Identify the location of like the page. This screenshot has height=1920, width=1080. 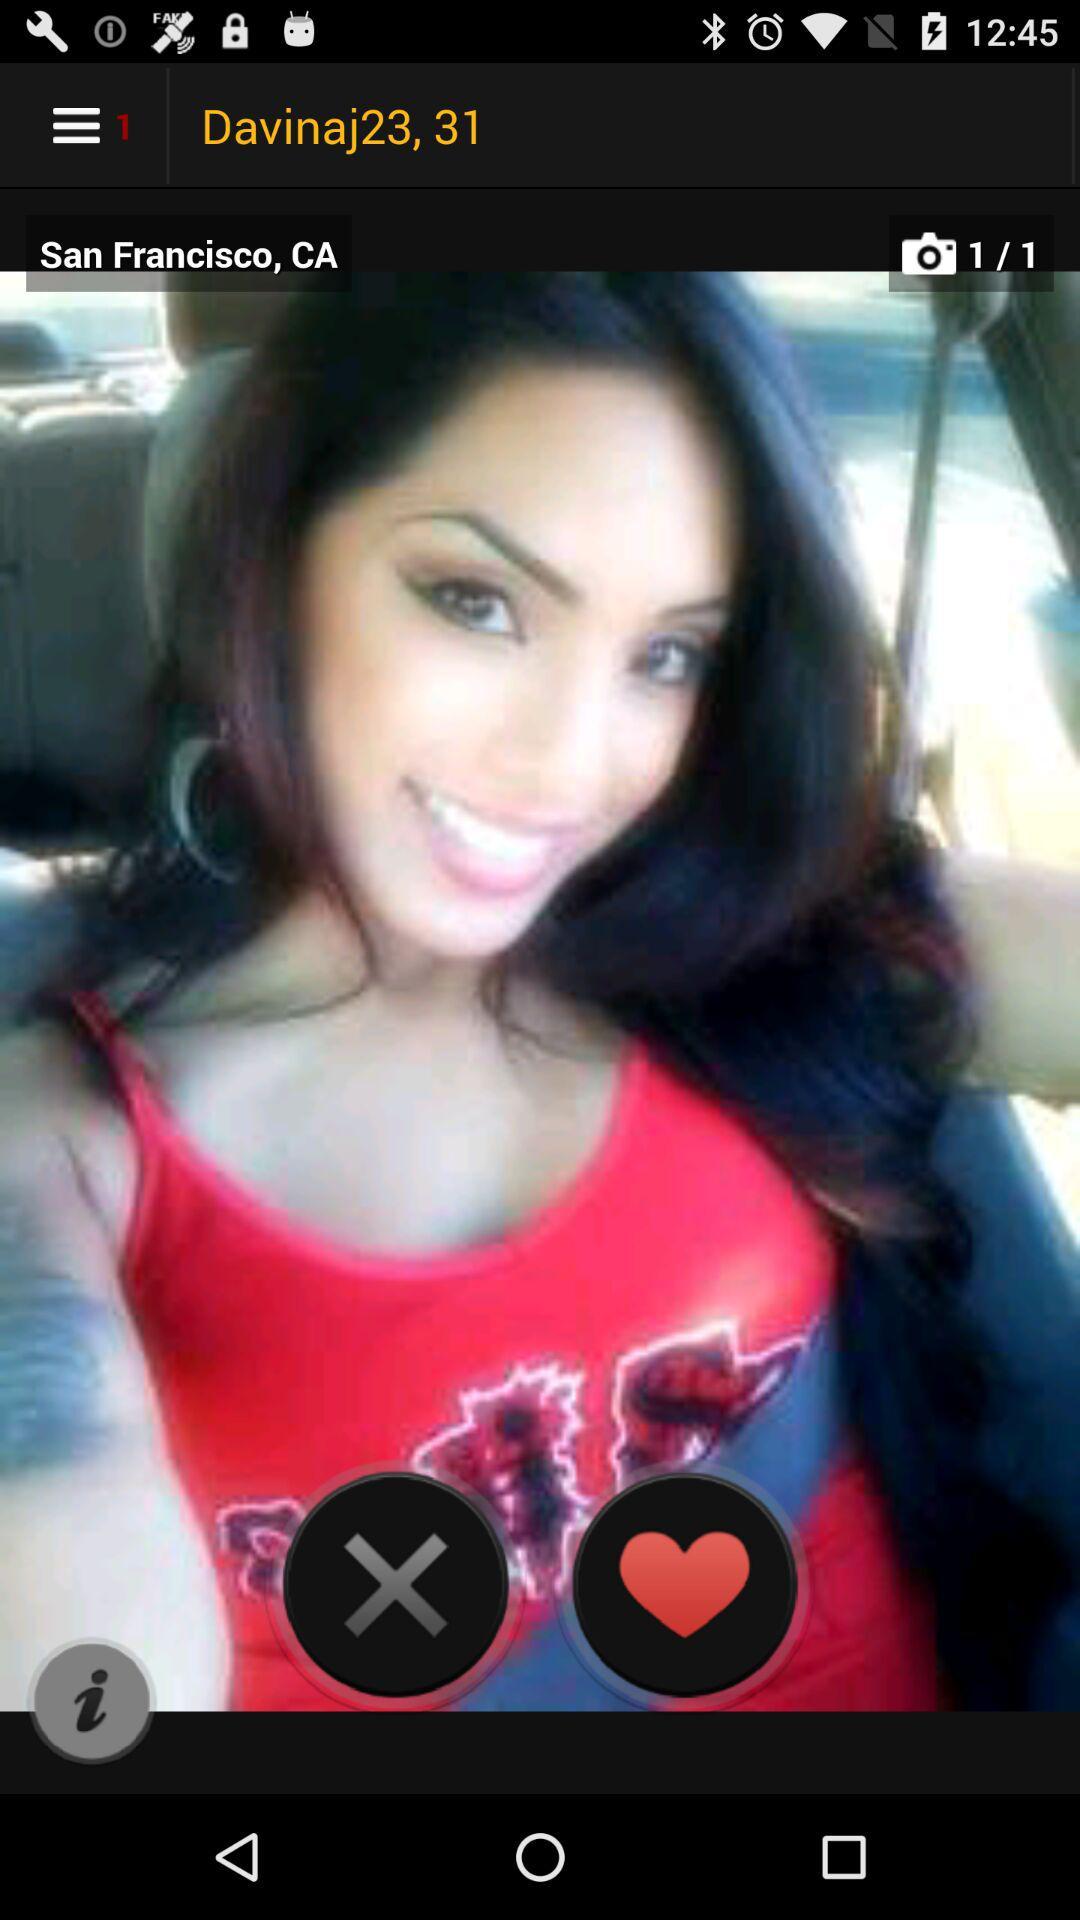
(682, 1583).